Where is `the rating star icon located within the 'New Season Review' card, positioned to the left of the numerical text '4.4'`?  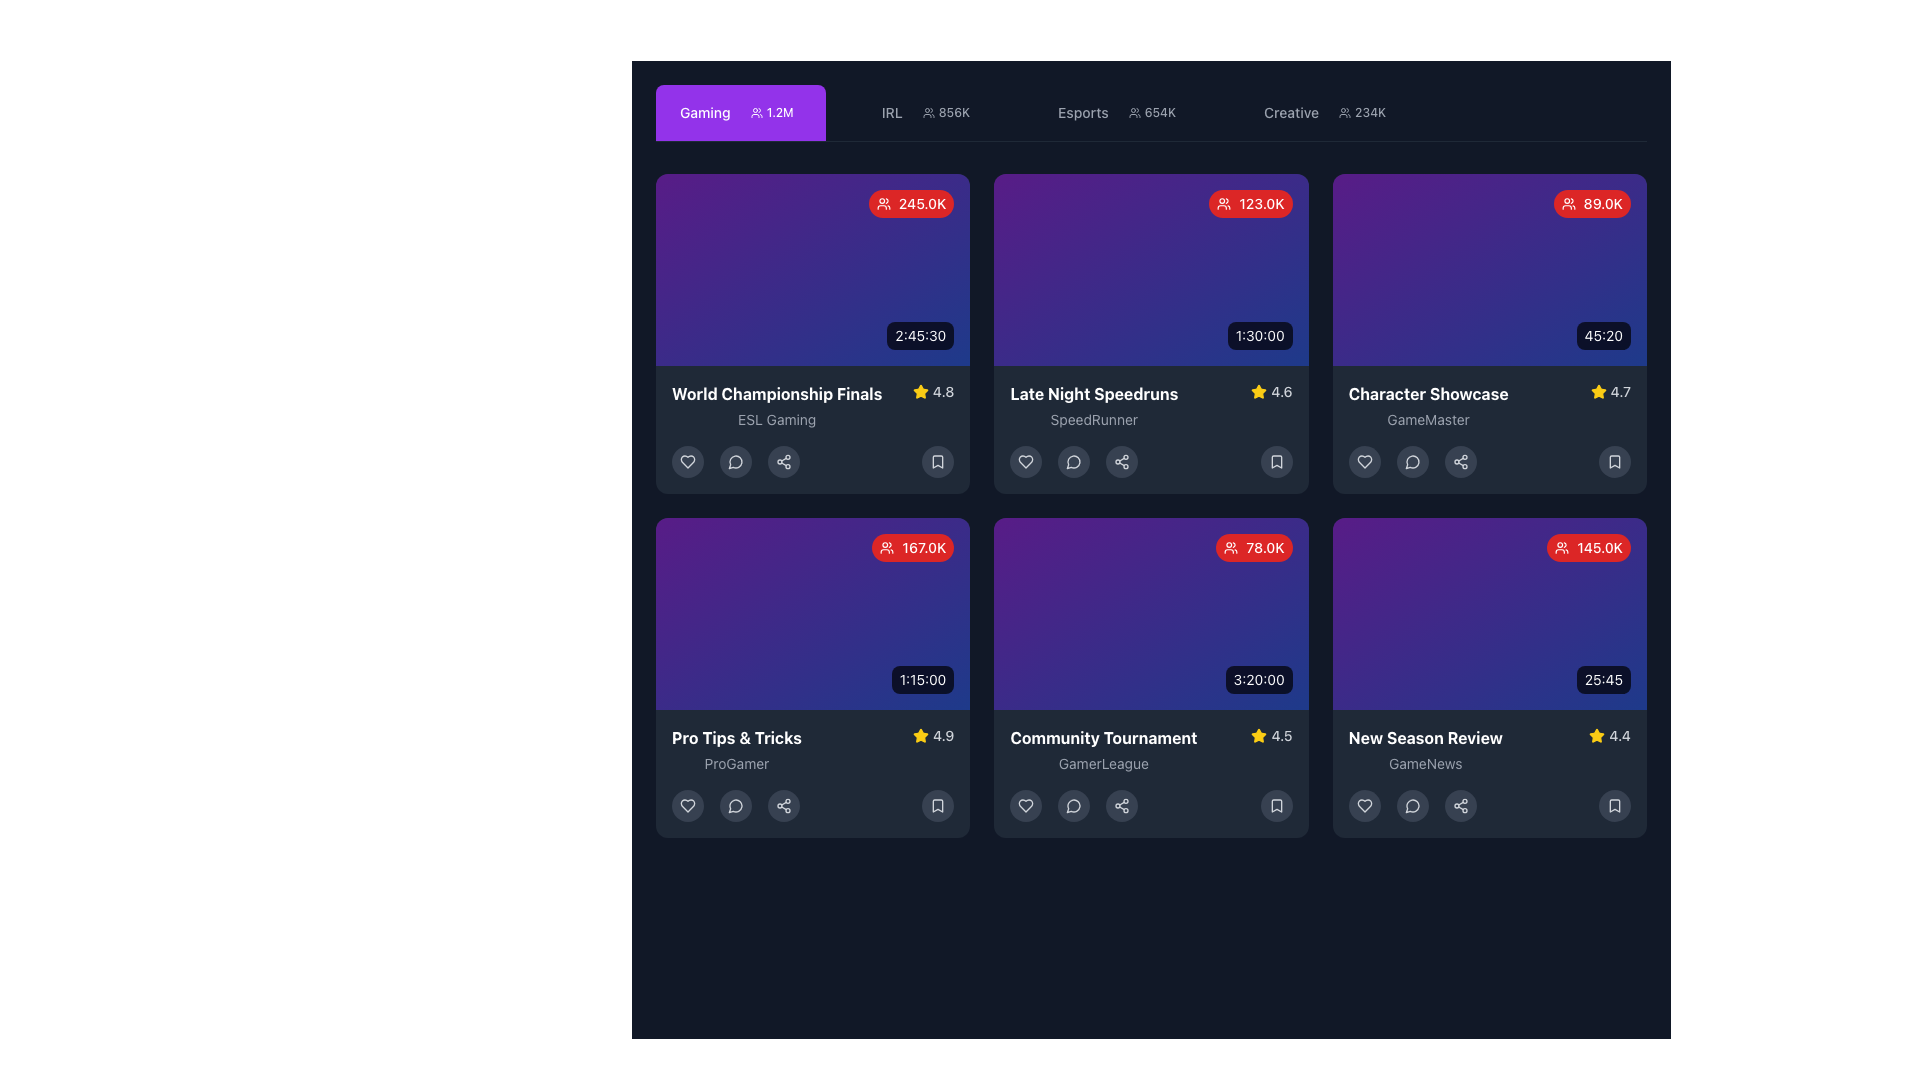 the rating star icon located within the 'New Season Review' card, positioned to the left of the numerical text '4.4' is located at coordinates (1596, 736).